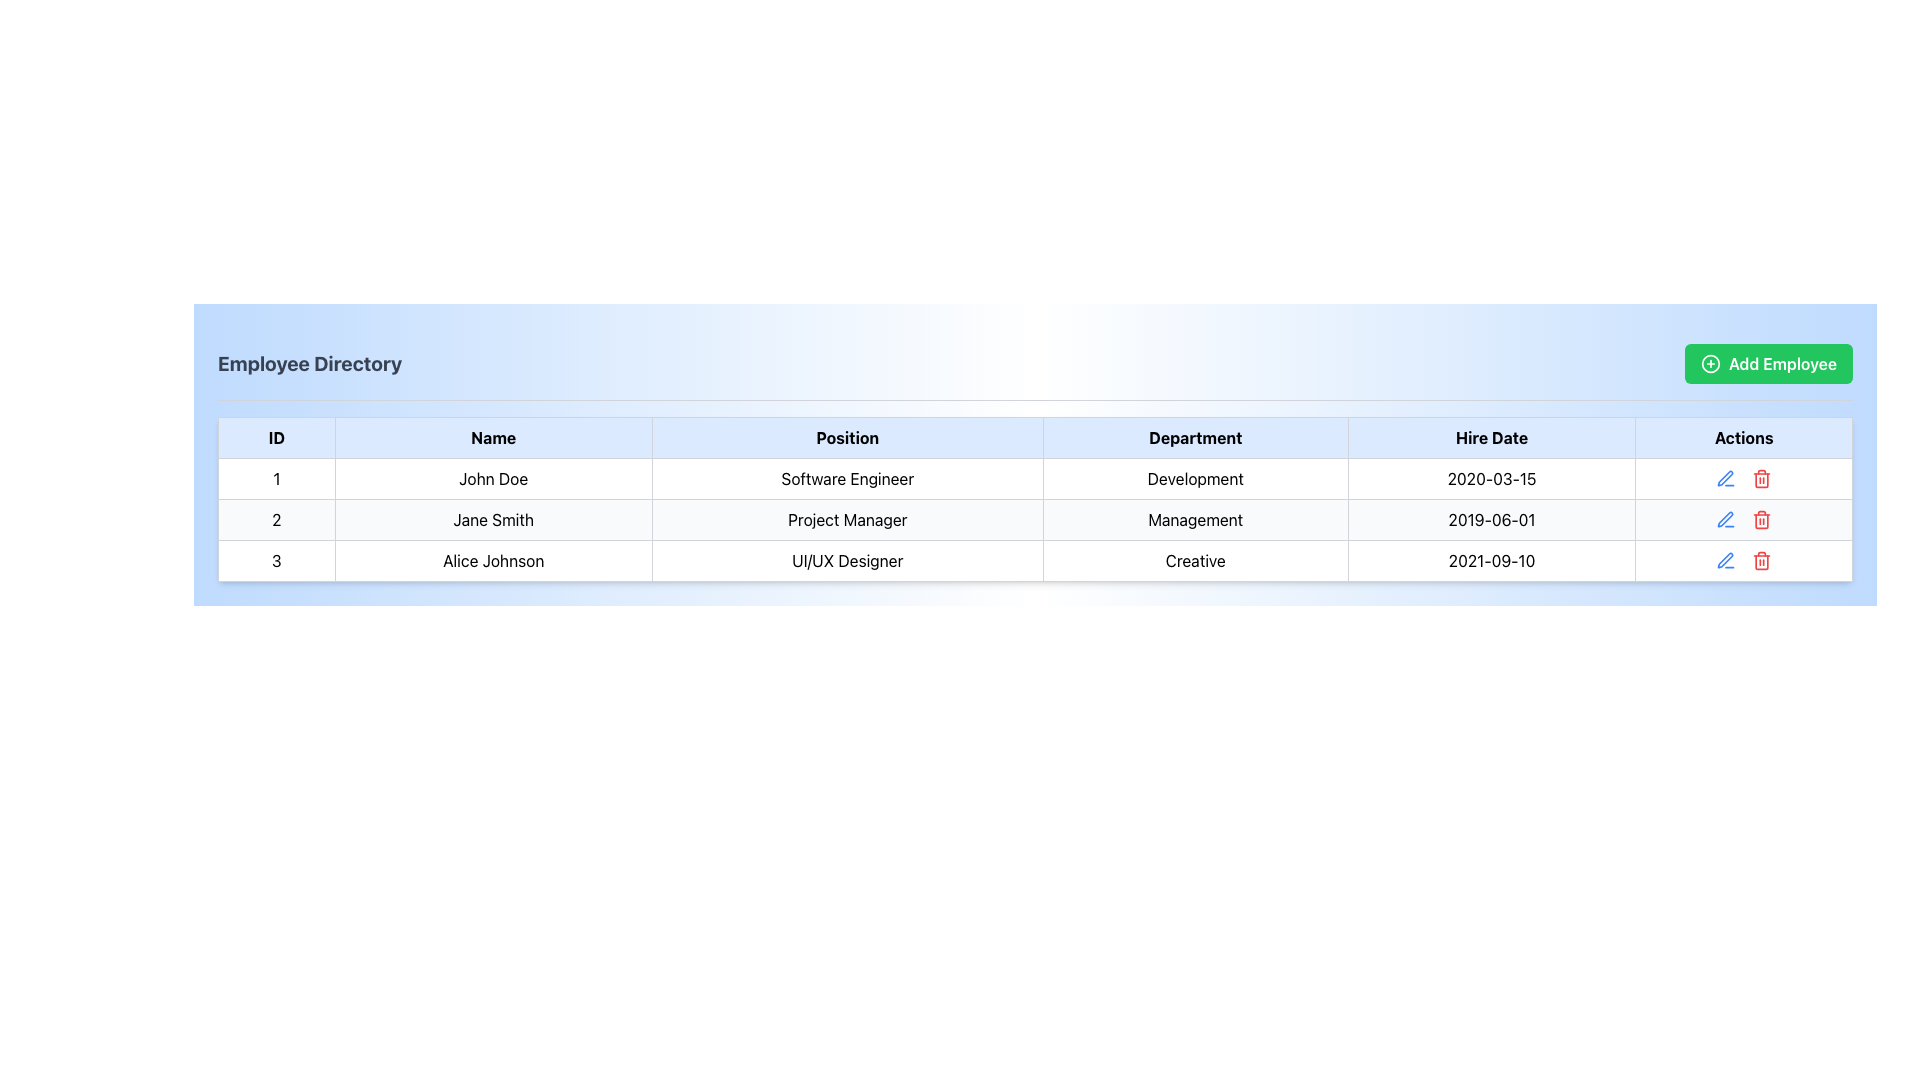 This screenshot has width=1920, height=1080. I want to click on the delete icon button in the Actions column of the last row, so click(1762, 560).